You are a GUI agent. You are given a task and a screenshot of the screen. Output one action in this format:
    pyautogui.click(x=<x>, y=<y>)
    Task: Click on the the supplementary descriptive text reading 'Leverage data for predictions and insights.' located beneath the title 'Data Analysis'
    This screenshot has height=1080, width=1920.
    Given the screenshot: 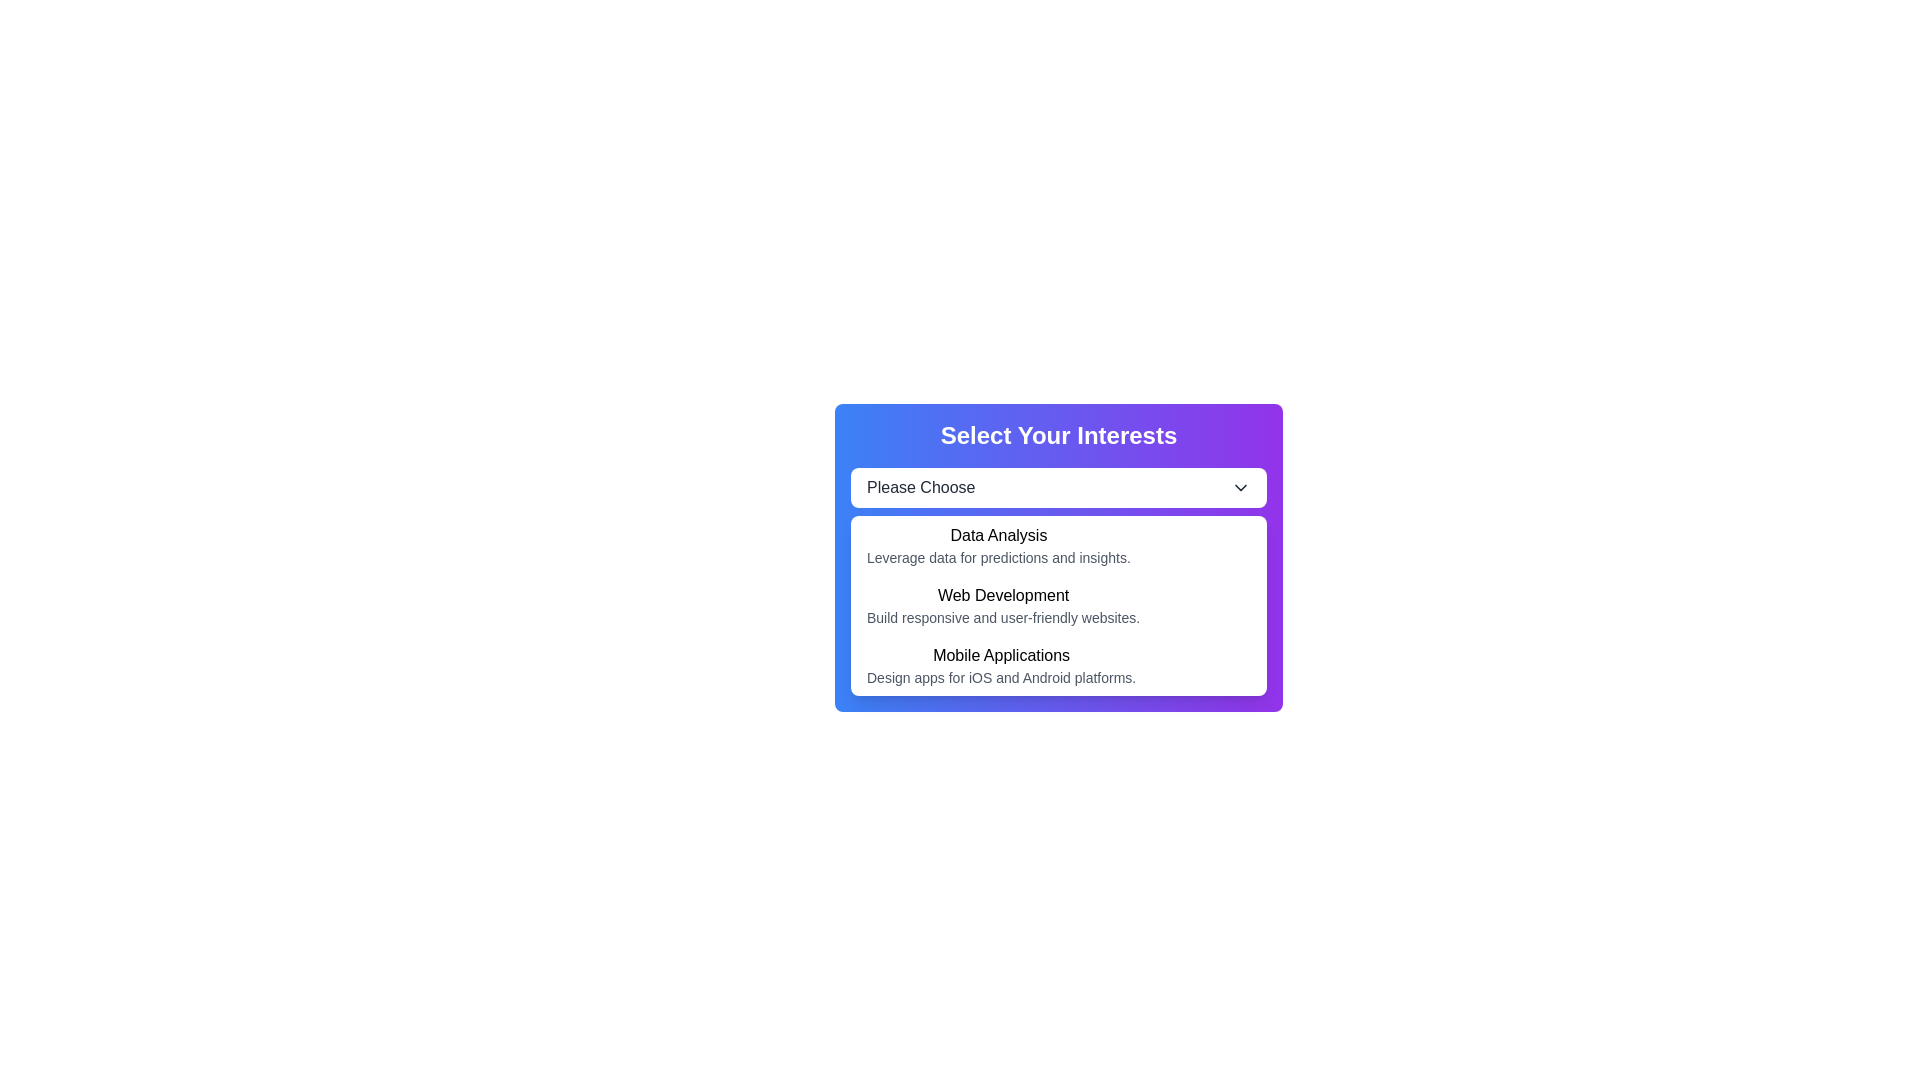 What is the action you would take?
    pyautogui.click(x=998, y=558)
    